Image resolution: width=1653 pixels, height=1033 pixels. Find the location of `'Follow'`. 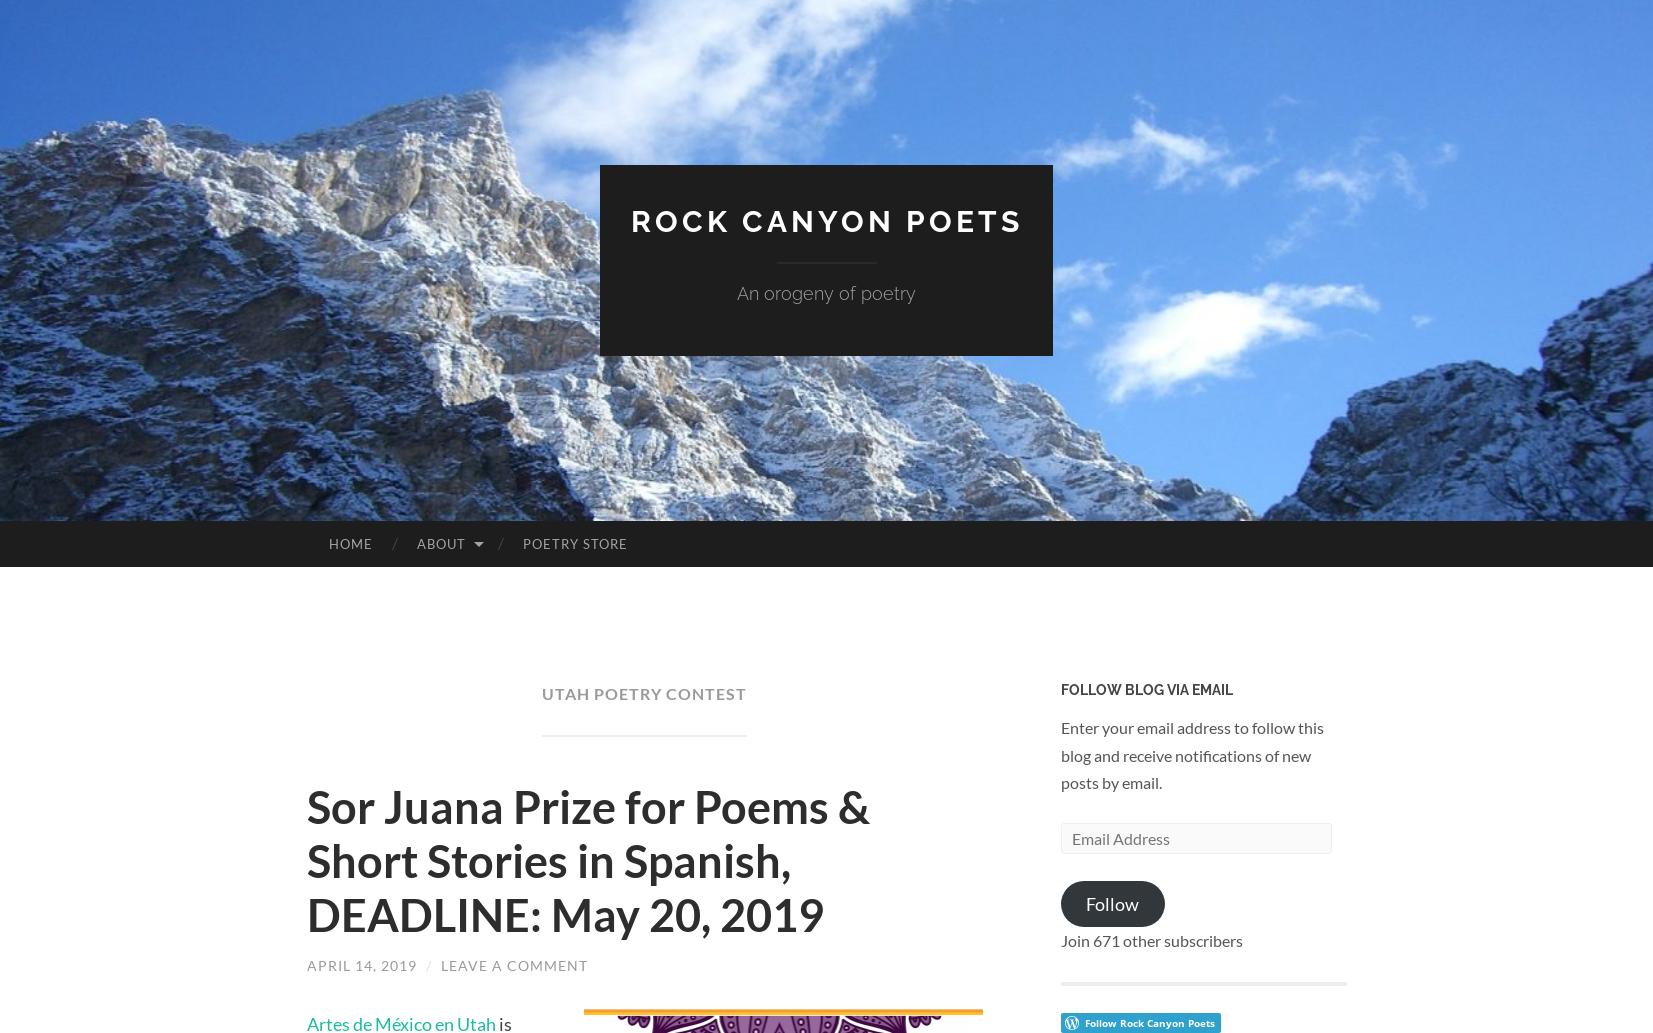

'Follow' is located at coordinates (1086, 902).